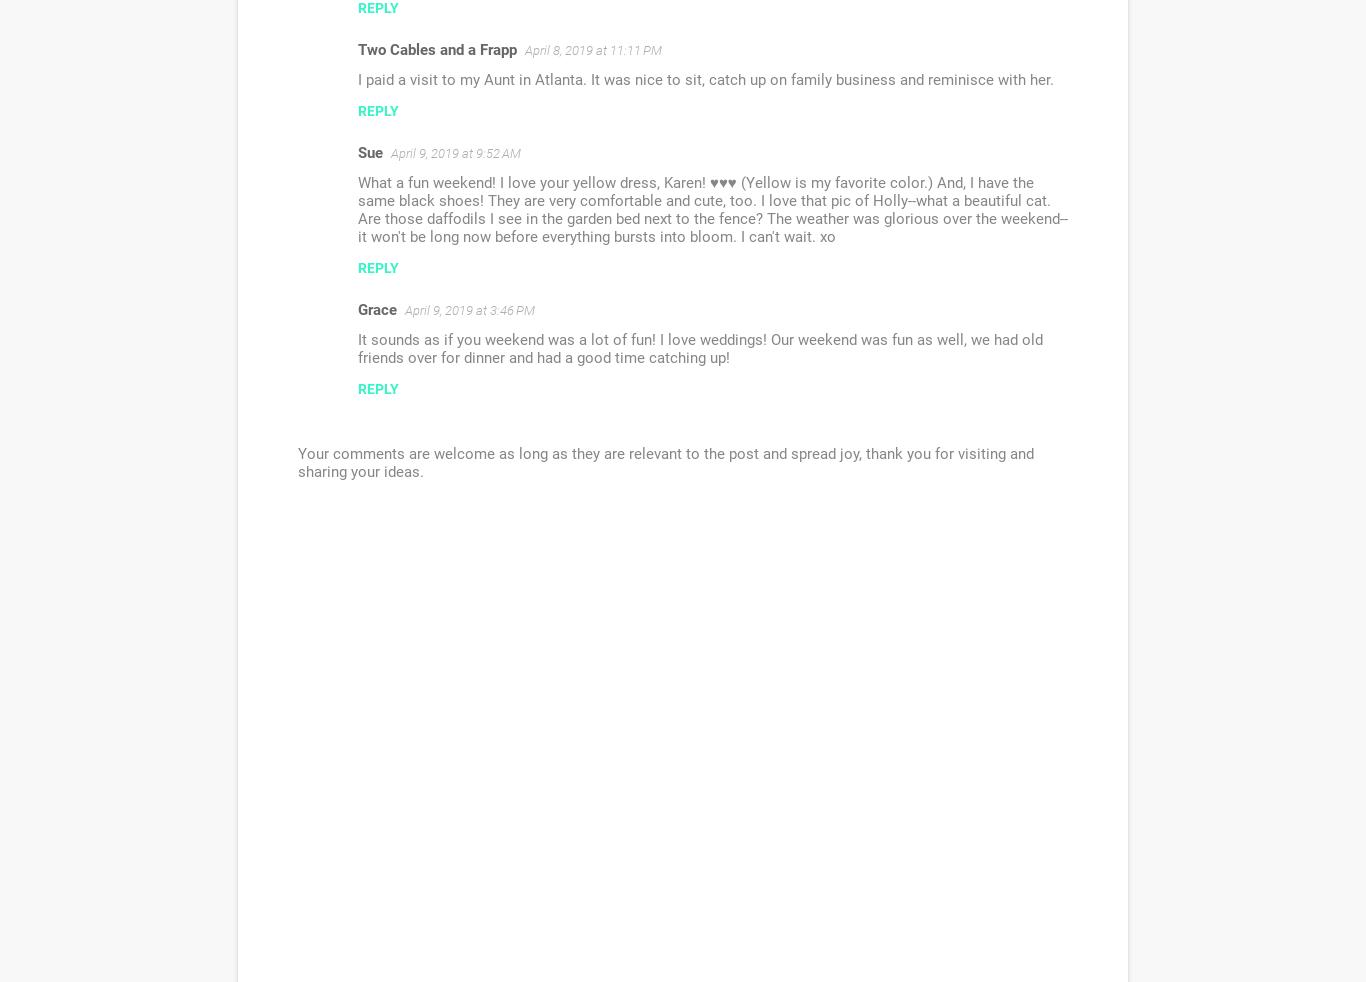 The height and width of the screenshot is (982, 1366). Describe the element at coordinates (665, 463) in the screenshot. I see `'Your comments are welcome as long as they are relevant to the post and spread joy,  thank you for visiting and sharing your ideas.'` at that location.